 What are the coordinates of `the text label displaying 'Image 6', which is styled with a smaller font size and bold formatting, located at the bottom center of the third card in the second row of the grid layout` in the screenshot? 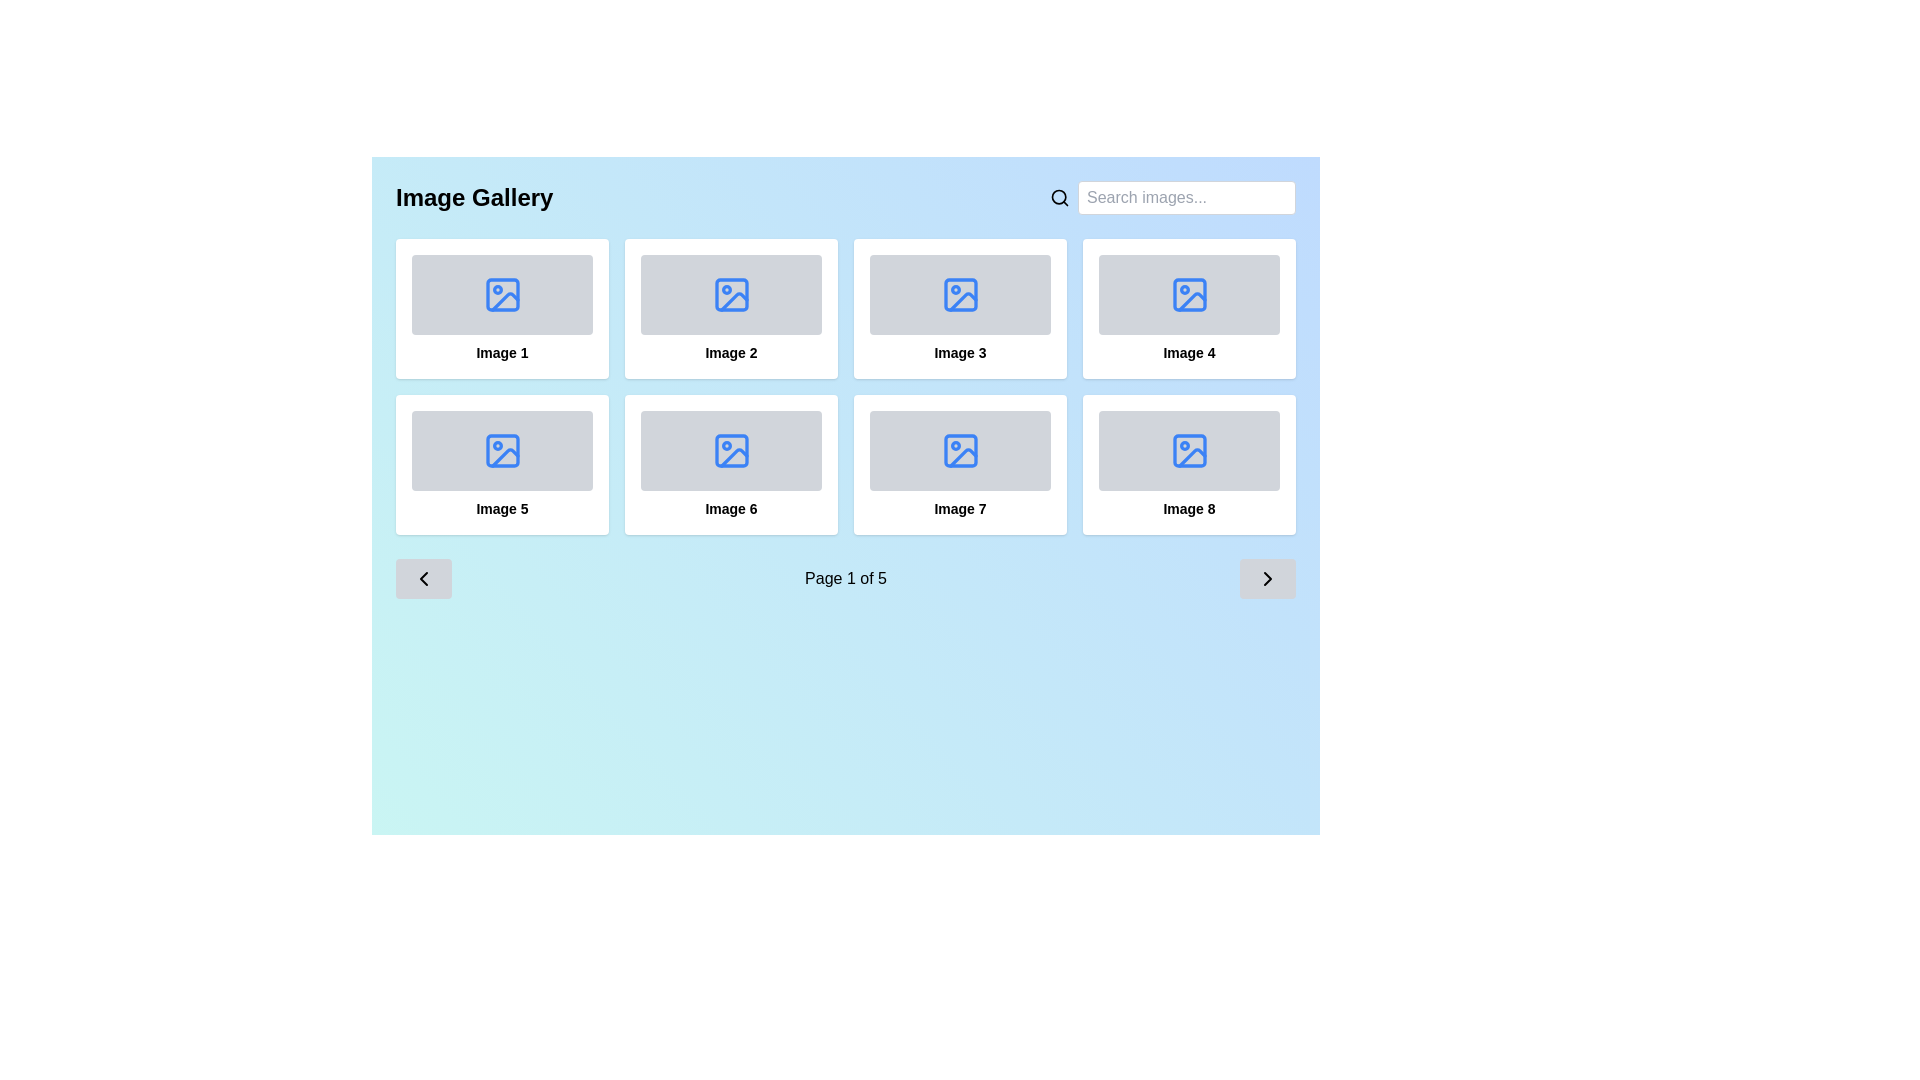 It's located at (730, 508).